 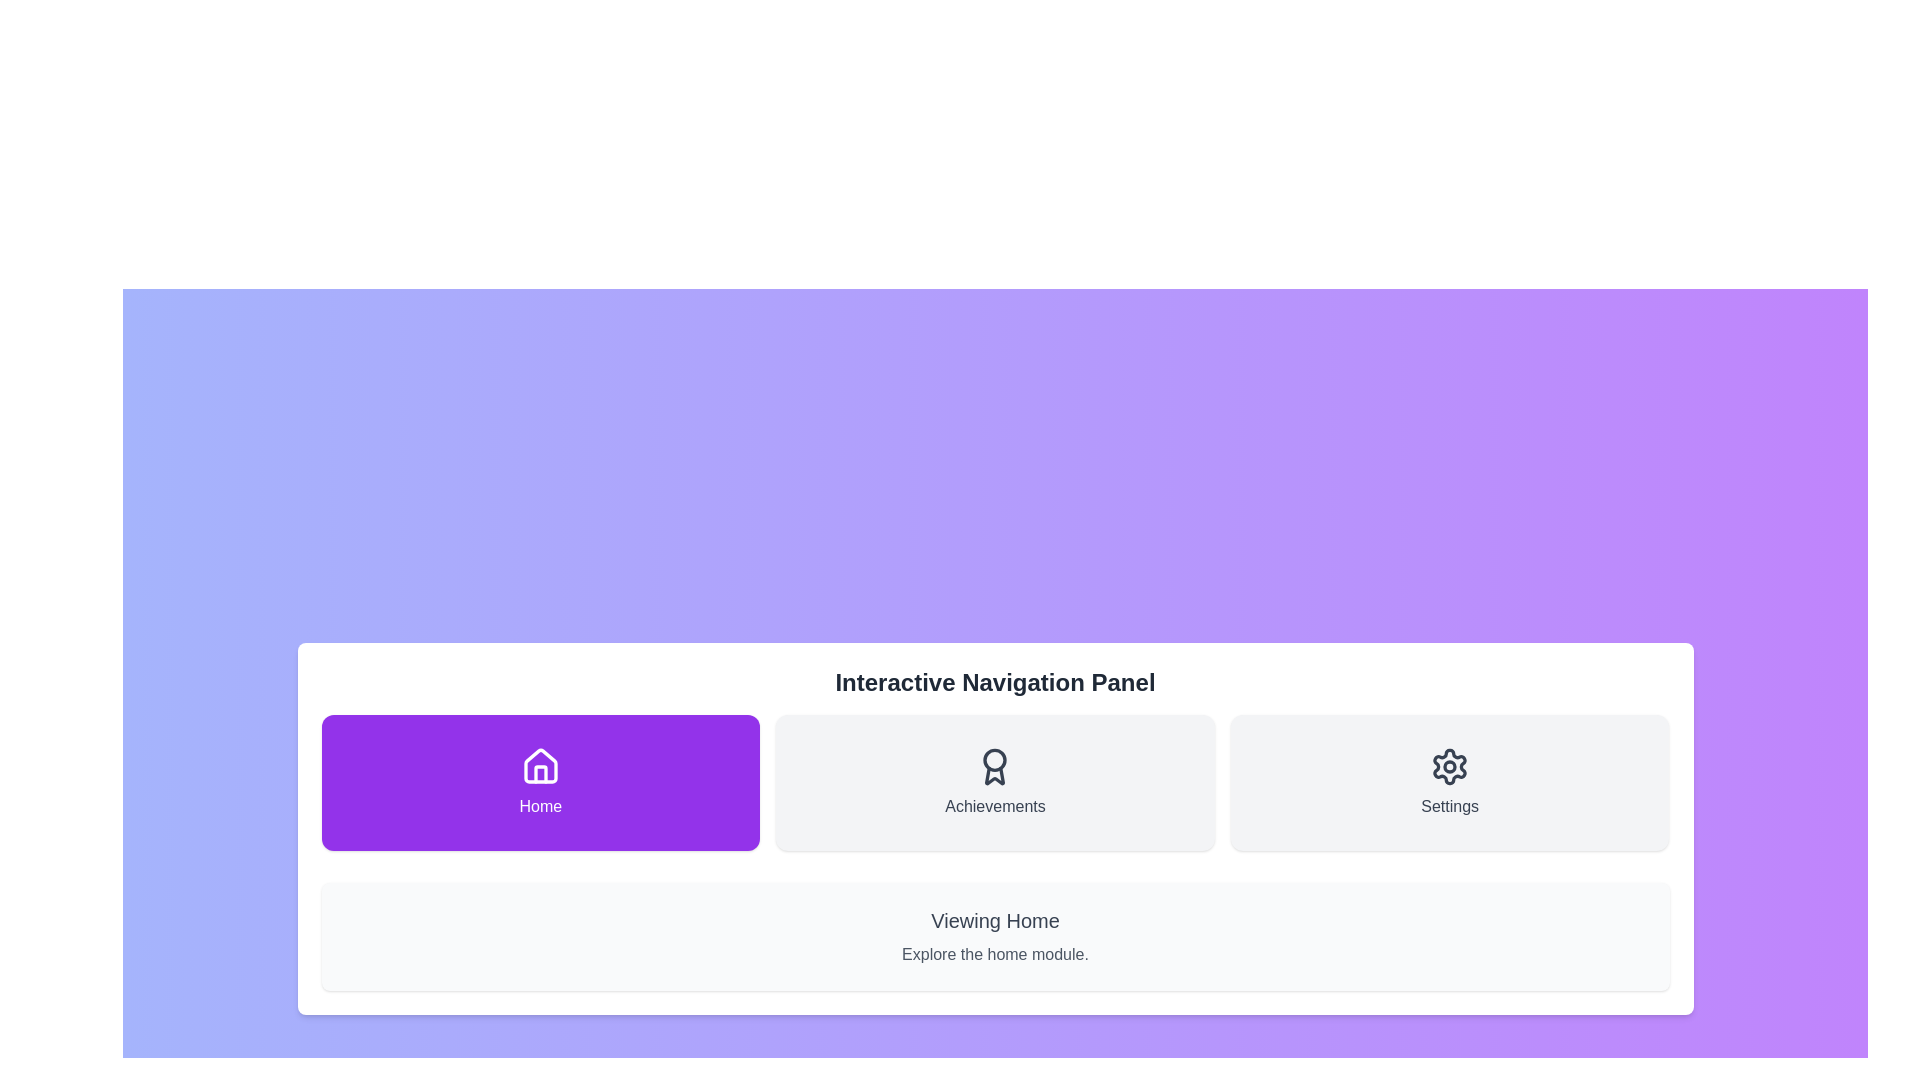 I want to click on the Text Label displaying 'Explore the home module.' which is located beneath the 'Viewing Home' text in the UI, so click(x=995, y=954).